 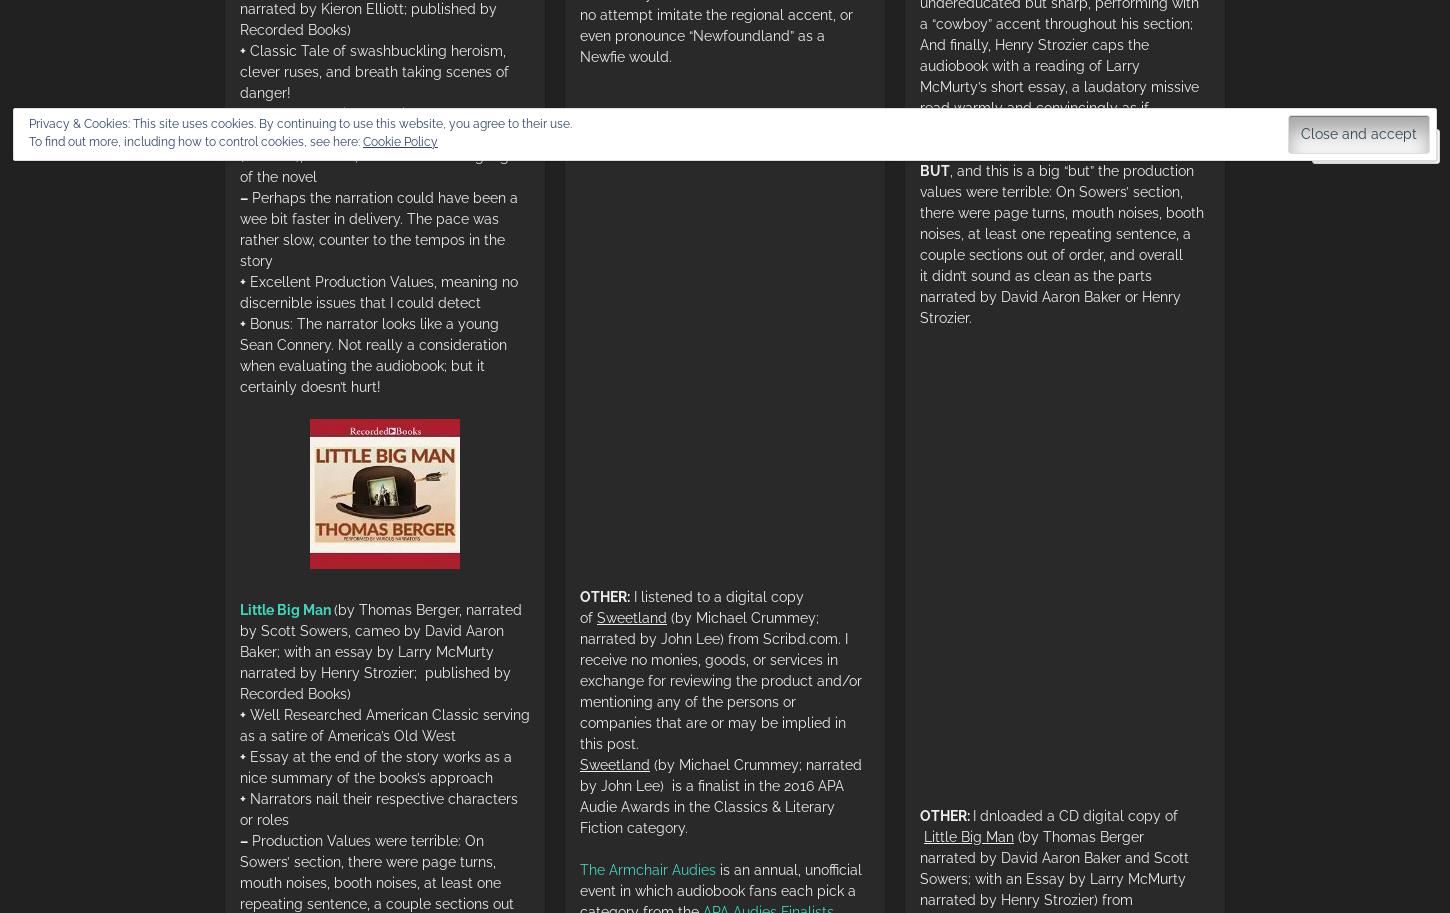 What do you see at coordinates (1061, 242) in the screenshot?
I see `', and this is a big “but” the production values were terrible: On Sowers’ section, there were page turns, mouth noises, booth noises, at least one repeating sentence, a couple sections out of order, and overall it didn’t sound as clean as the parts narrated by David Aaron Baker or Henry Strozier.'` at bounding box center [1061, 242].